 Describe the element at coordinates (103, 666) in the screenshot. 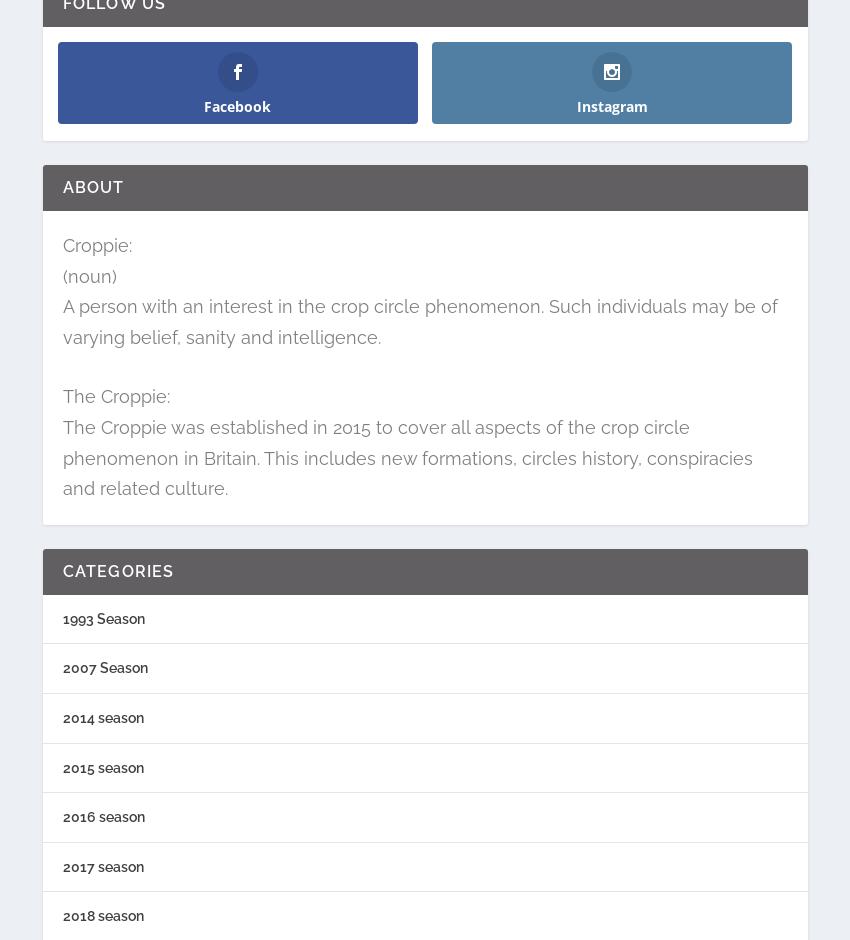

I see `'2007 Season'` at that location.